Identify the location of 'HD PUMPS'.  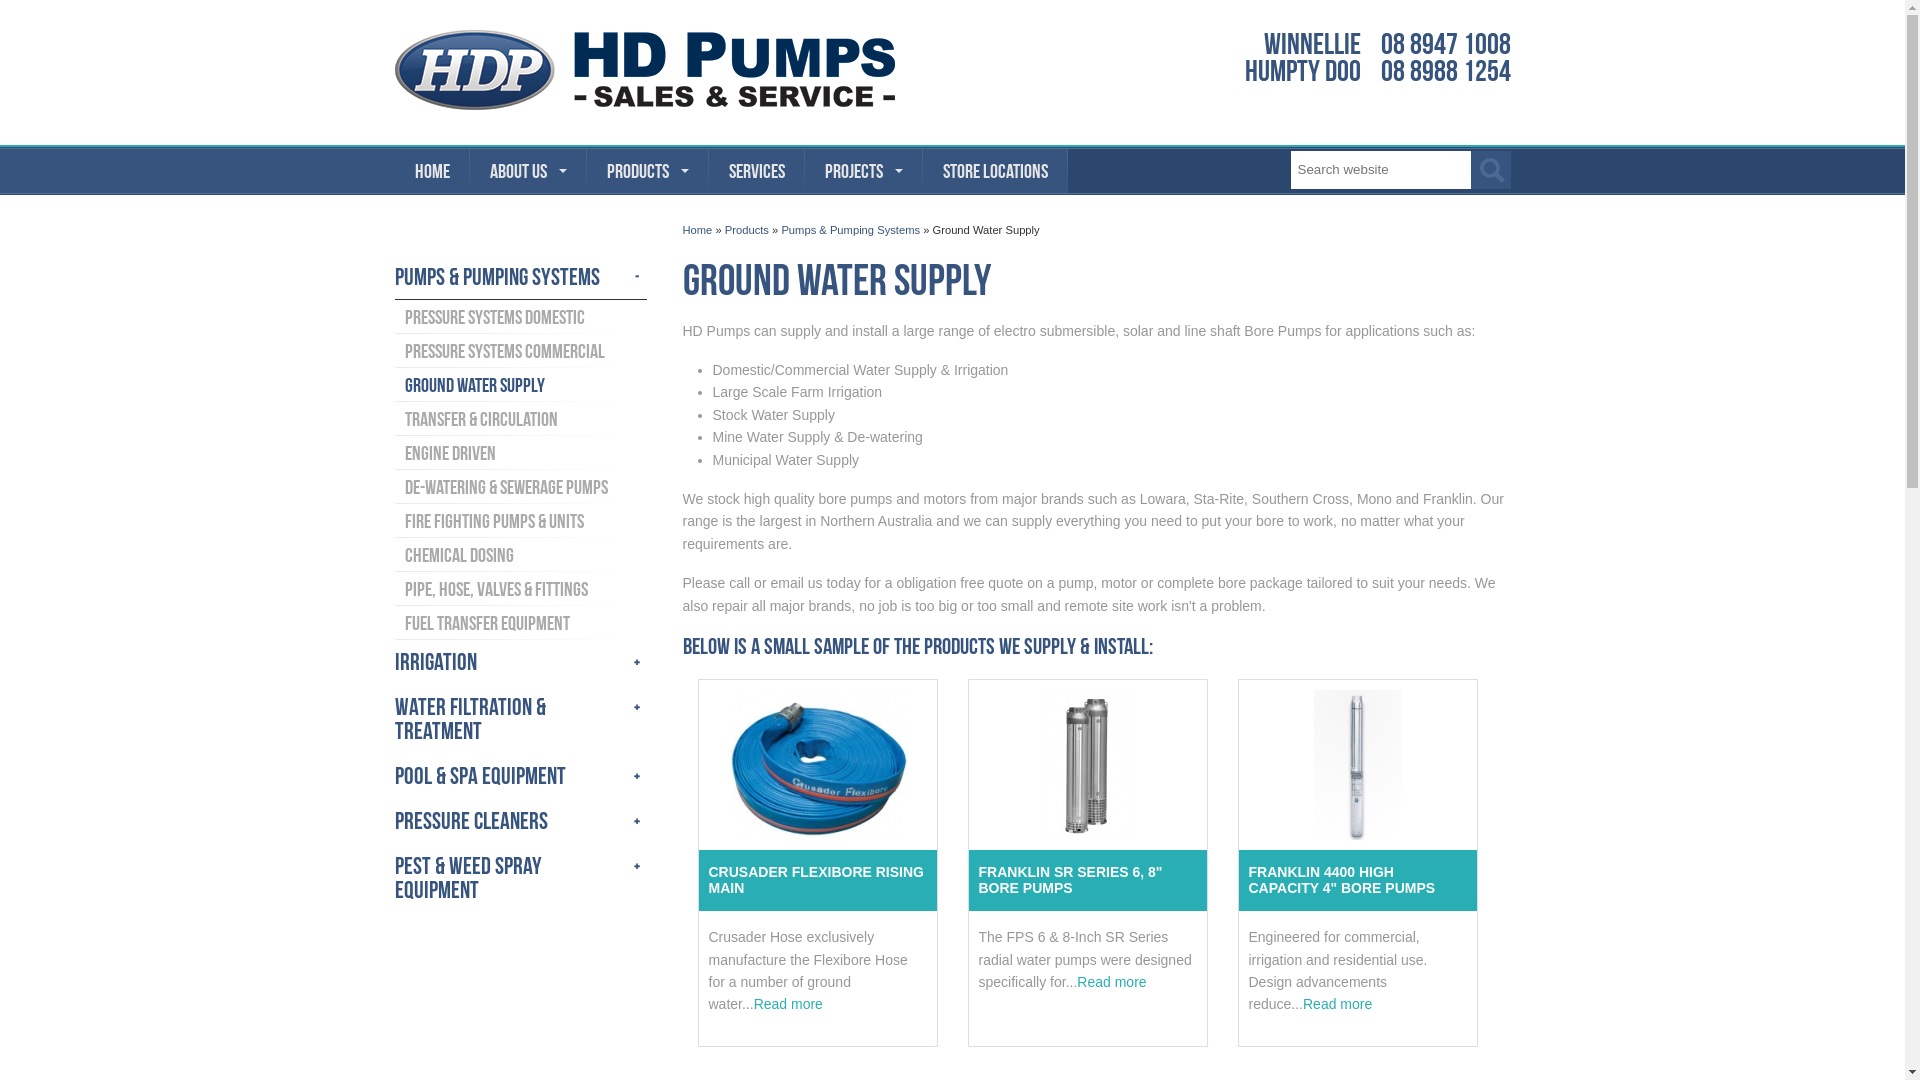
(643, 68).